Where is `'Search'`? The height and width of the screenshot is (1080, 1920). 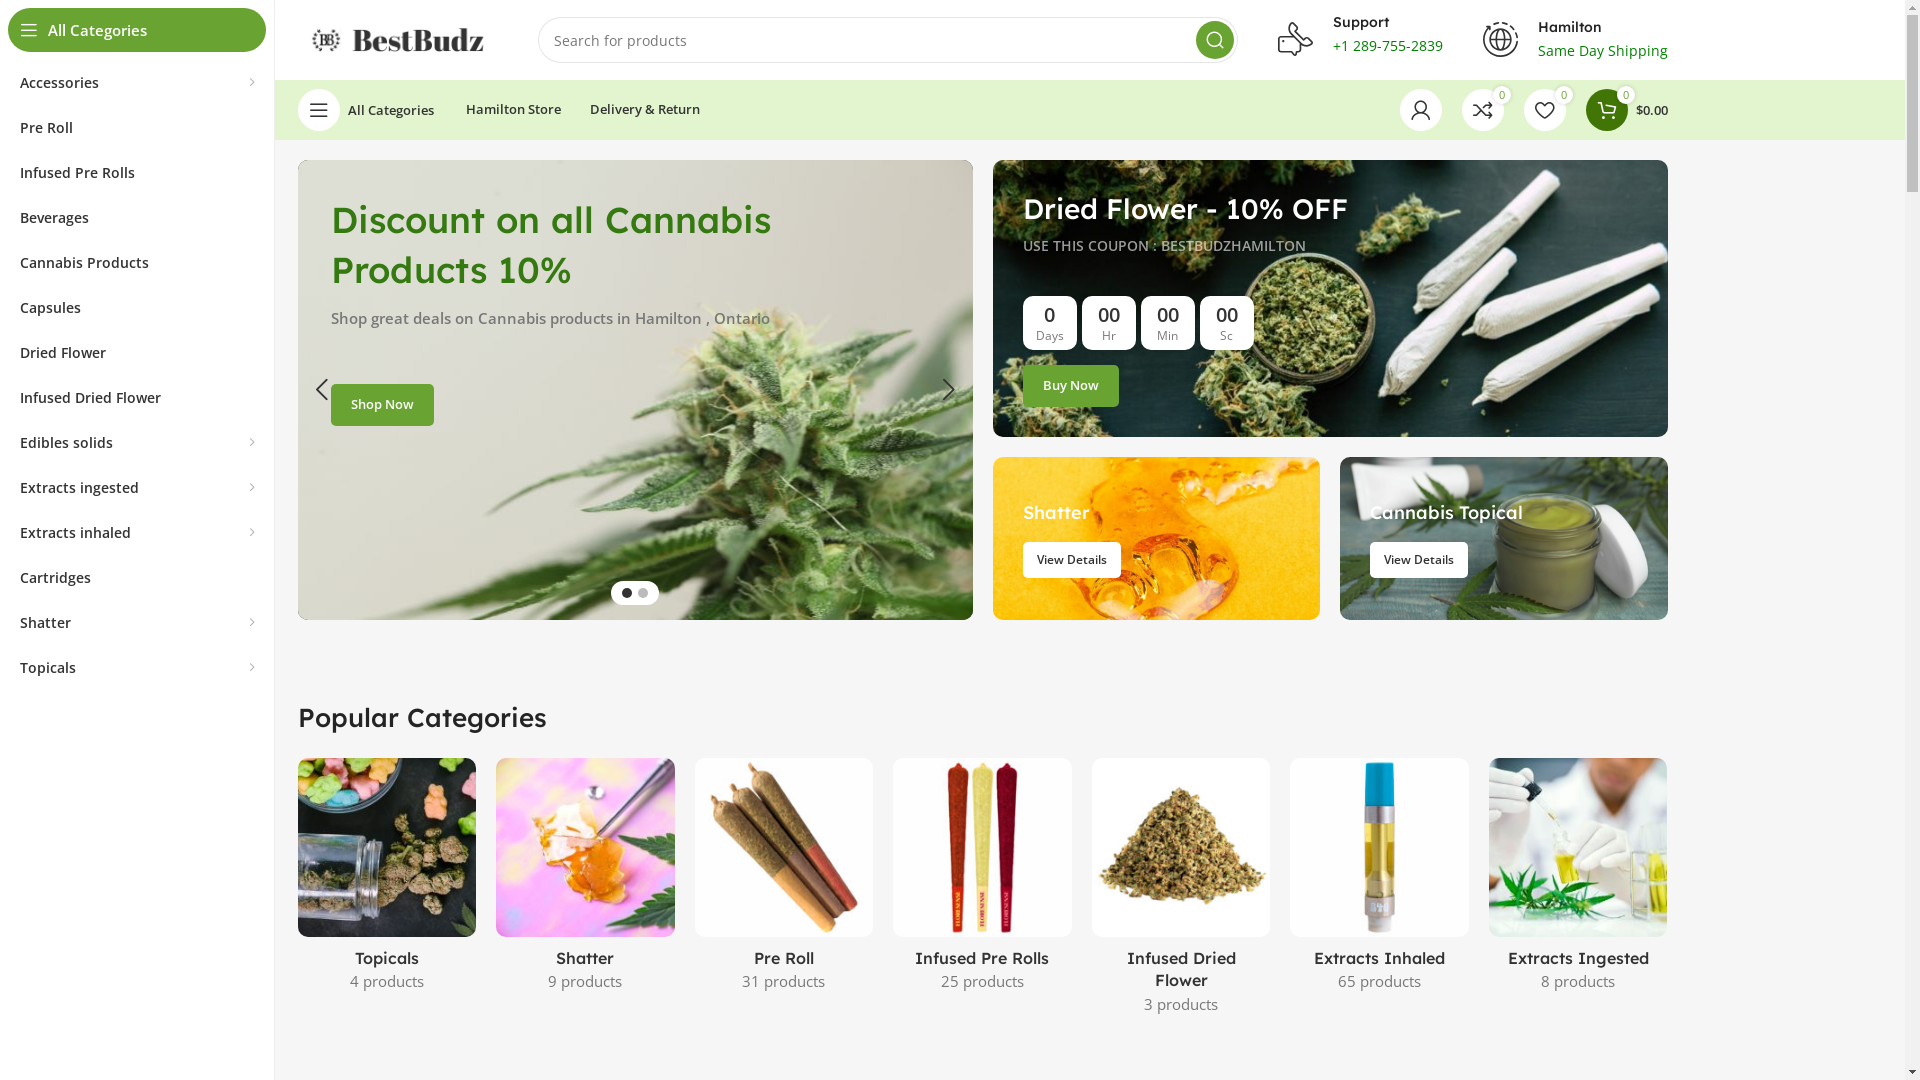 'Search' is located at coordinates (1213, 39).